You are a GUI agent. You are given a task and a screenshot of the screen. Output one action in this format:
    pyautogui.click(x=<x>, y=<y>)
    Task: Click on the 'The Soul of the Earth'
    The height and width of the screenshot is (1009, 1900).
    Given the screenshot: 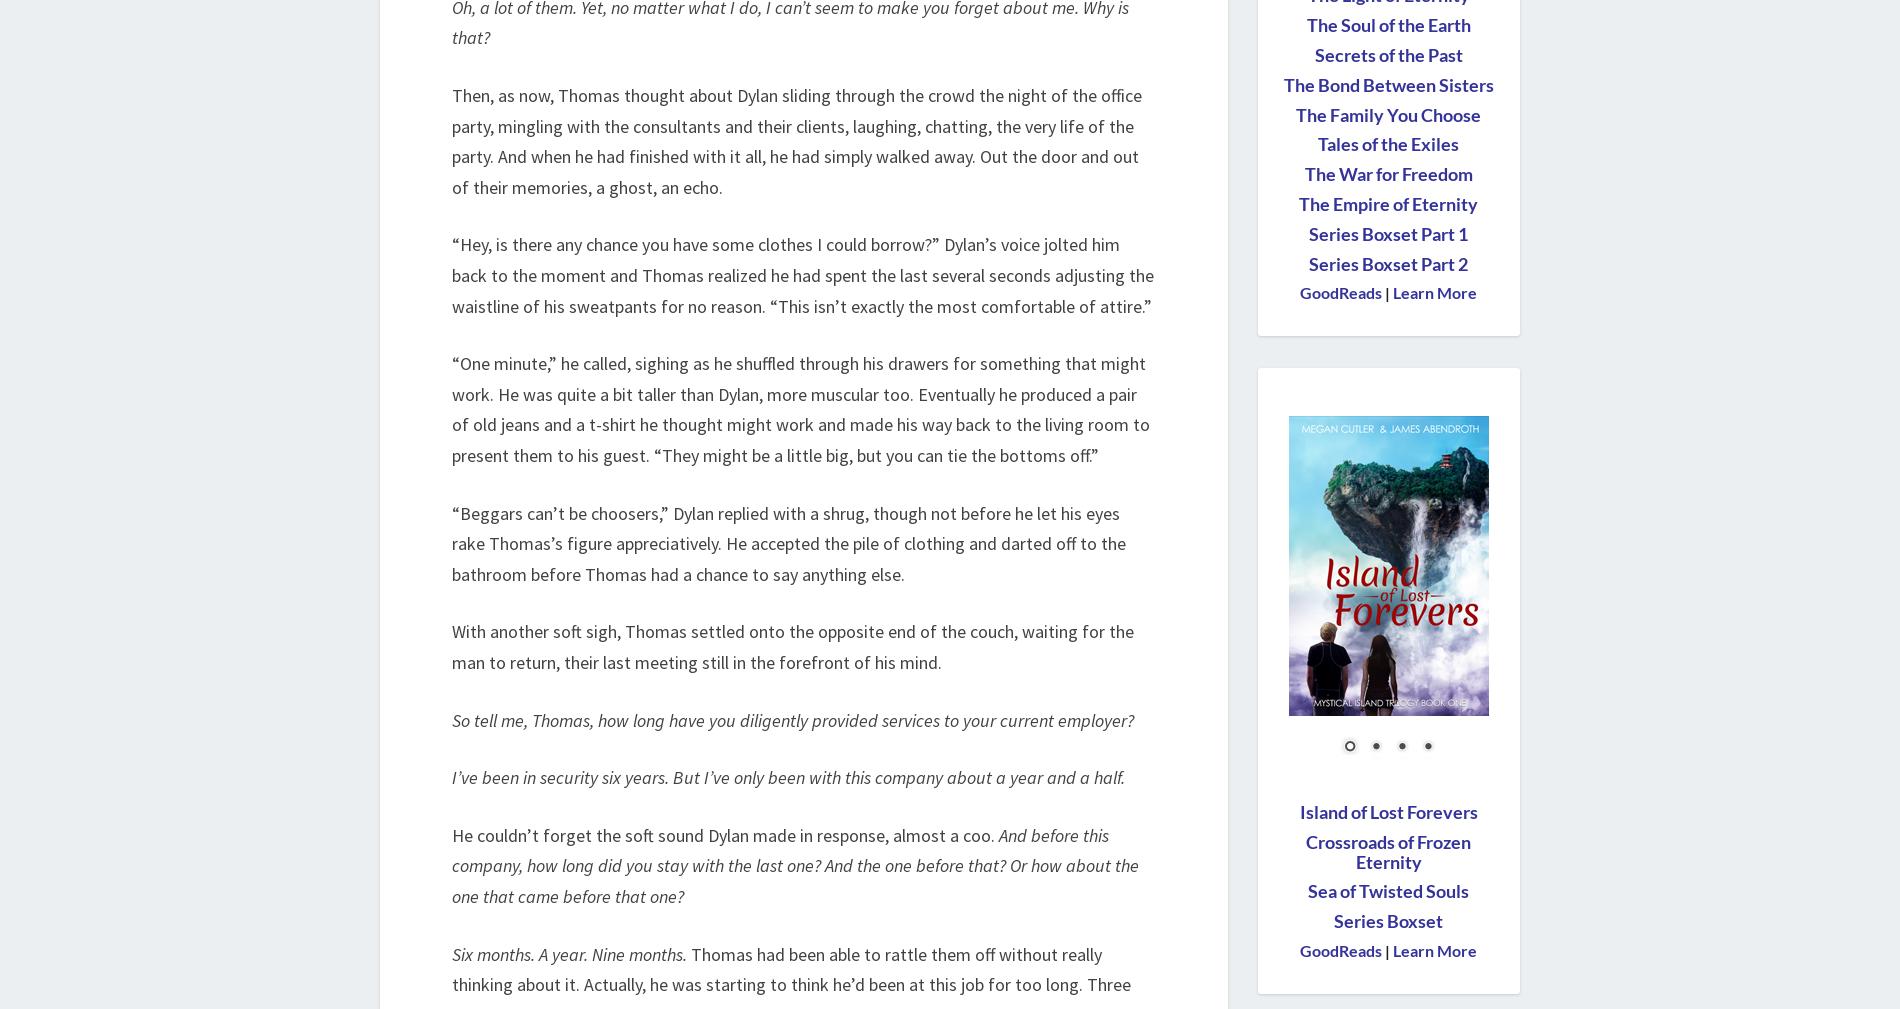 What is the action you would take?
    pyautogui.click(x=1305, y=25)
    